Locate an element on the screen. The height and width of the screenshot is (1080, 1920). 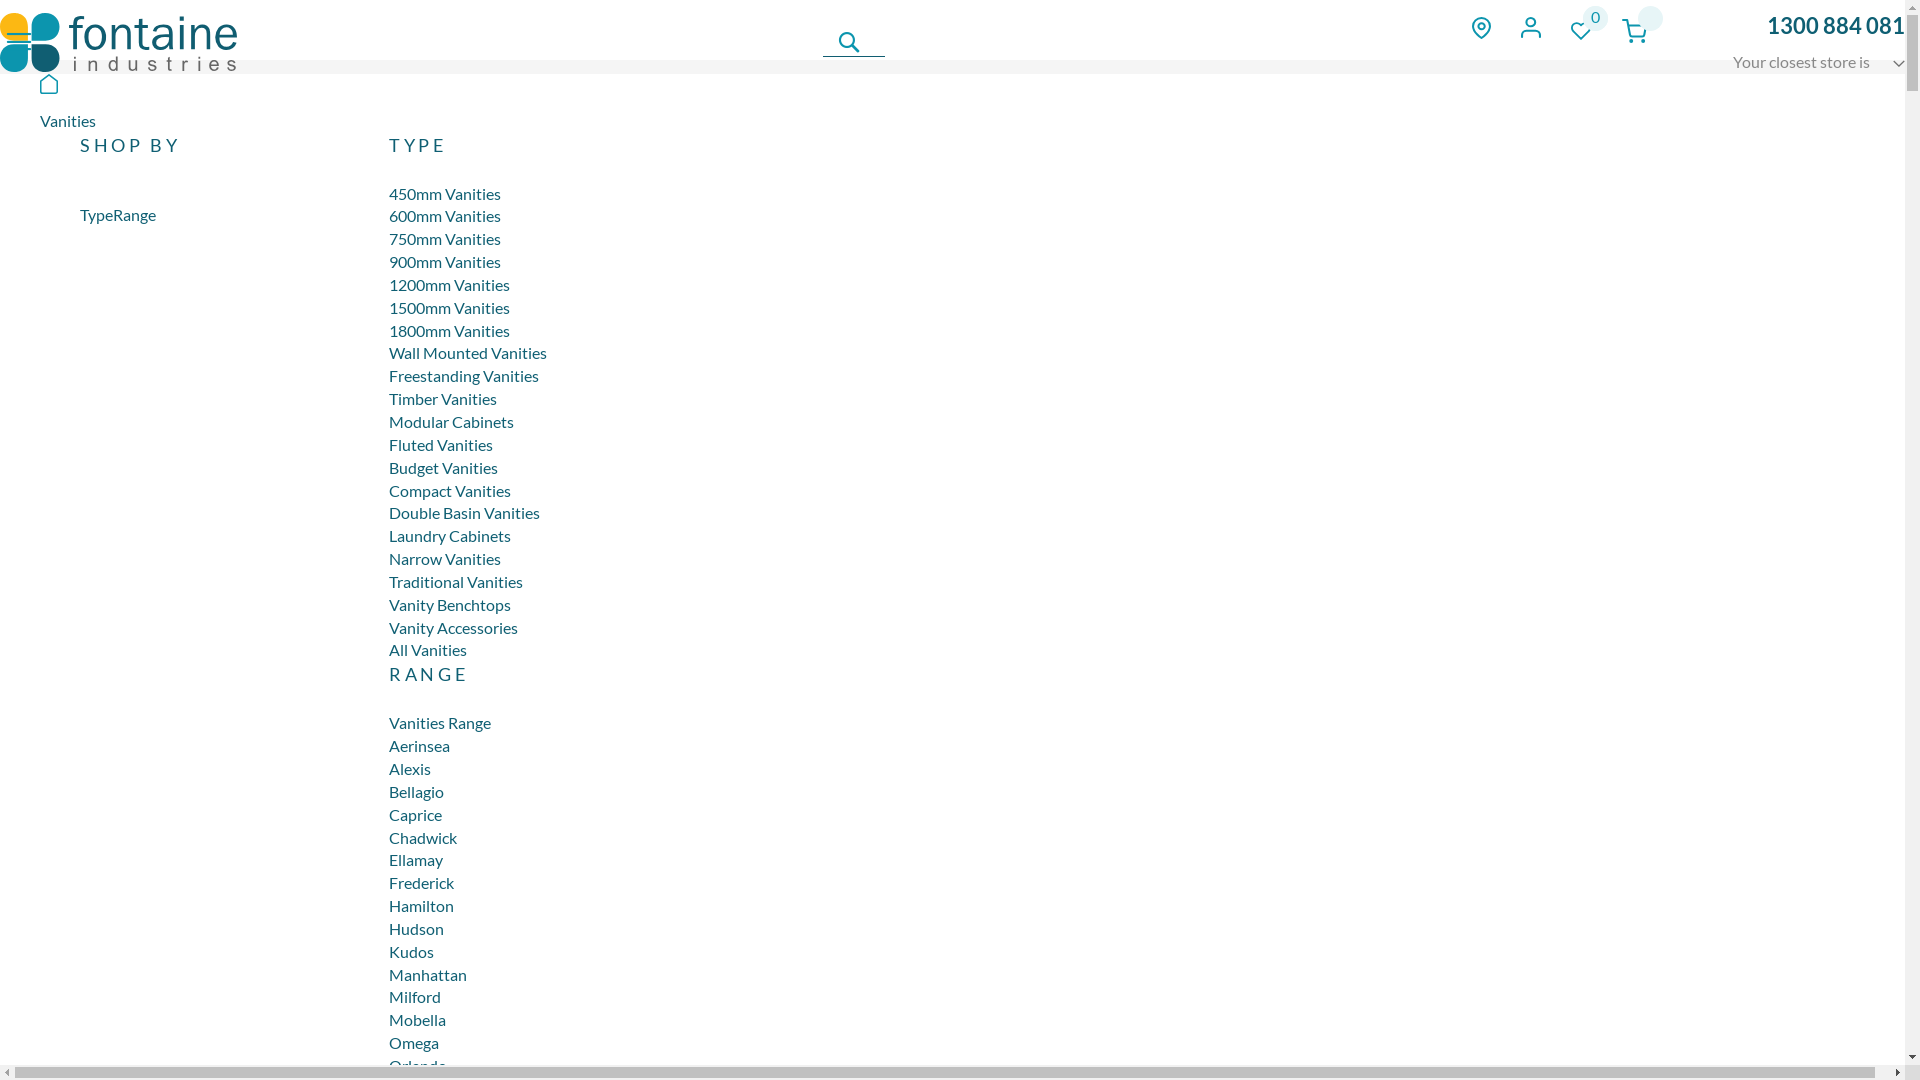
'1800mm Vanities' is located at coordinates (448, 329).